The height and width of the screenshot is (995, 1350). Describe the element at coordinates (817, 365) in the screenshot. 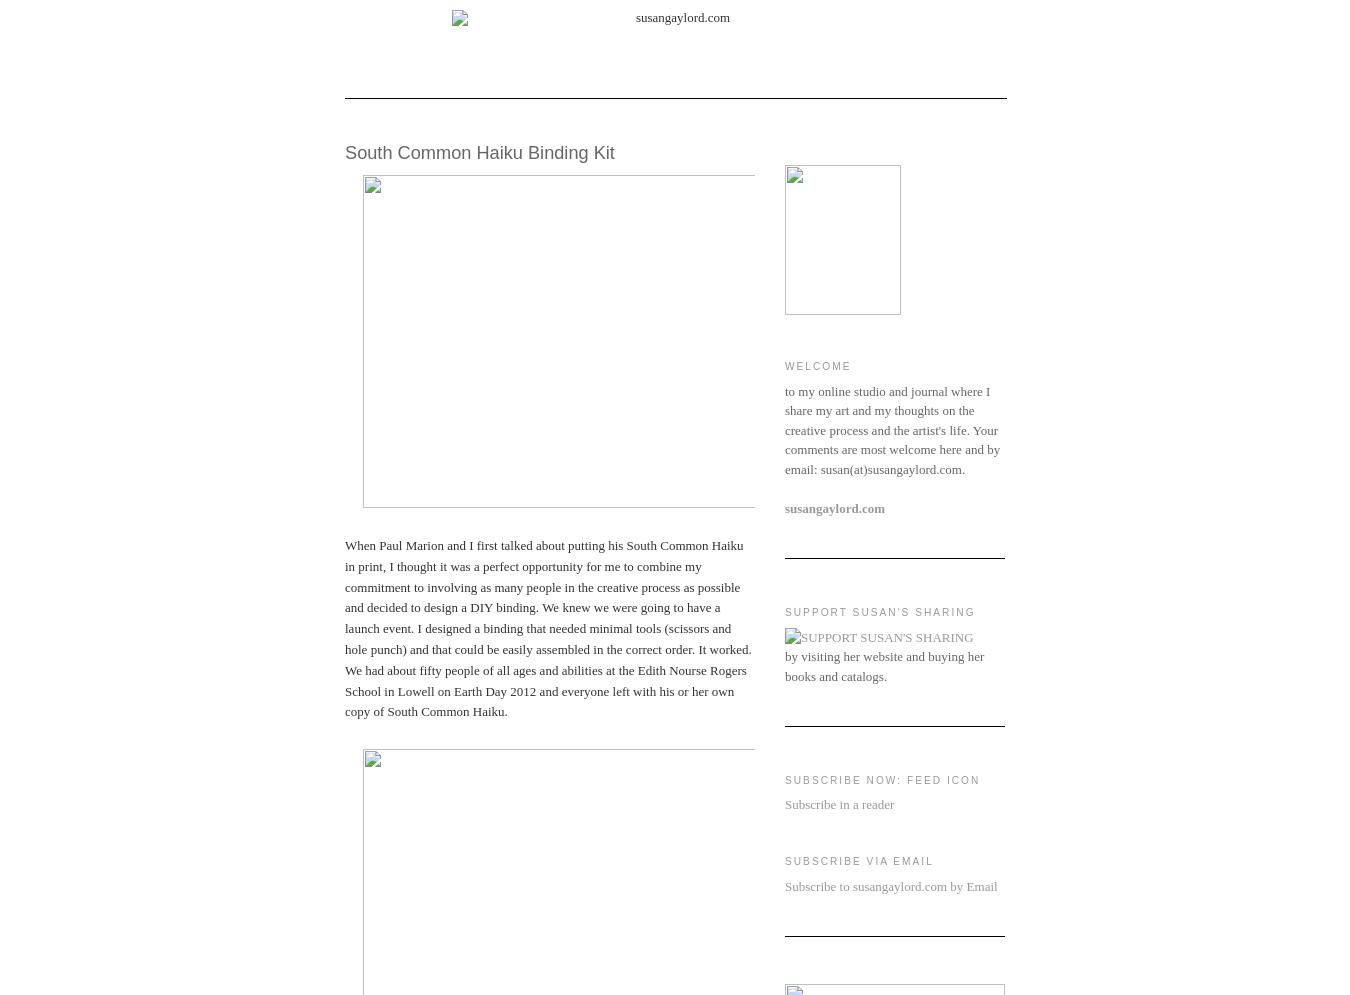

I see `'Welcome'` at that location.